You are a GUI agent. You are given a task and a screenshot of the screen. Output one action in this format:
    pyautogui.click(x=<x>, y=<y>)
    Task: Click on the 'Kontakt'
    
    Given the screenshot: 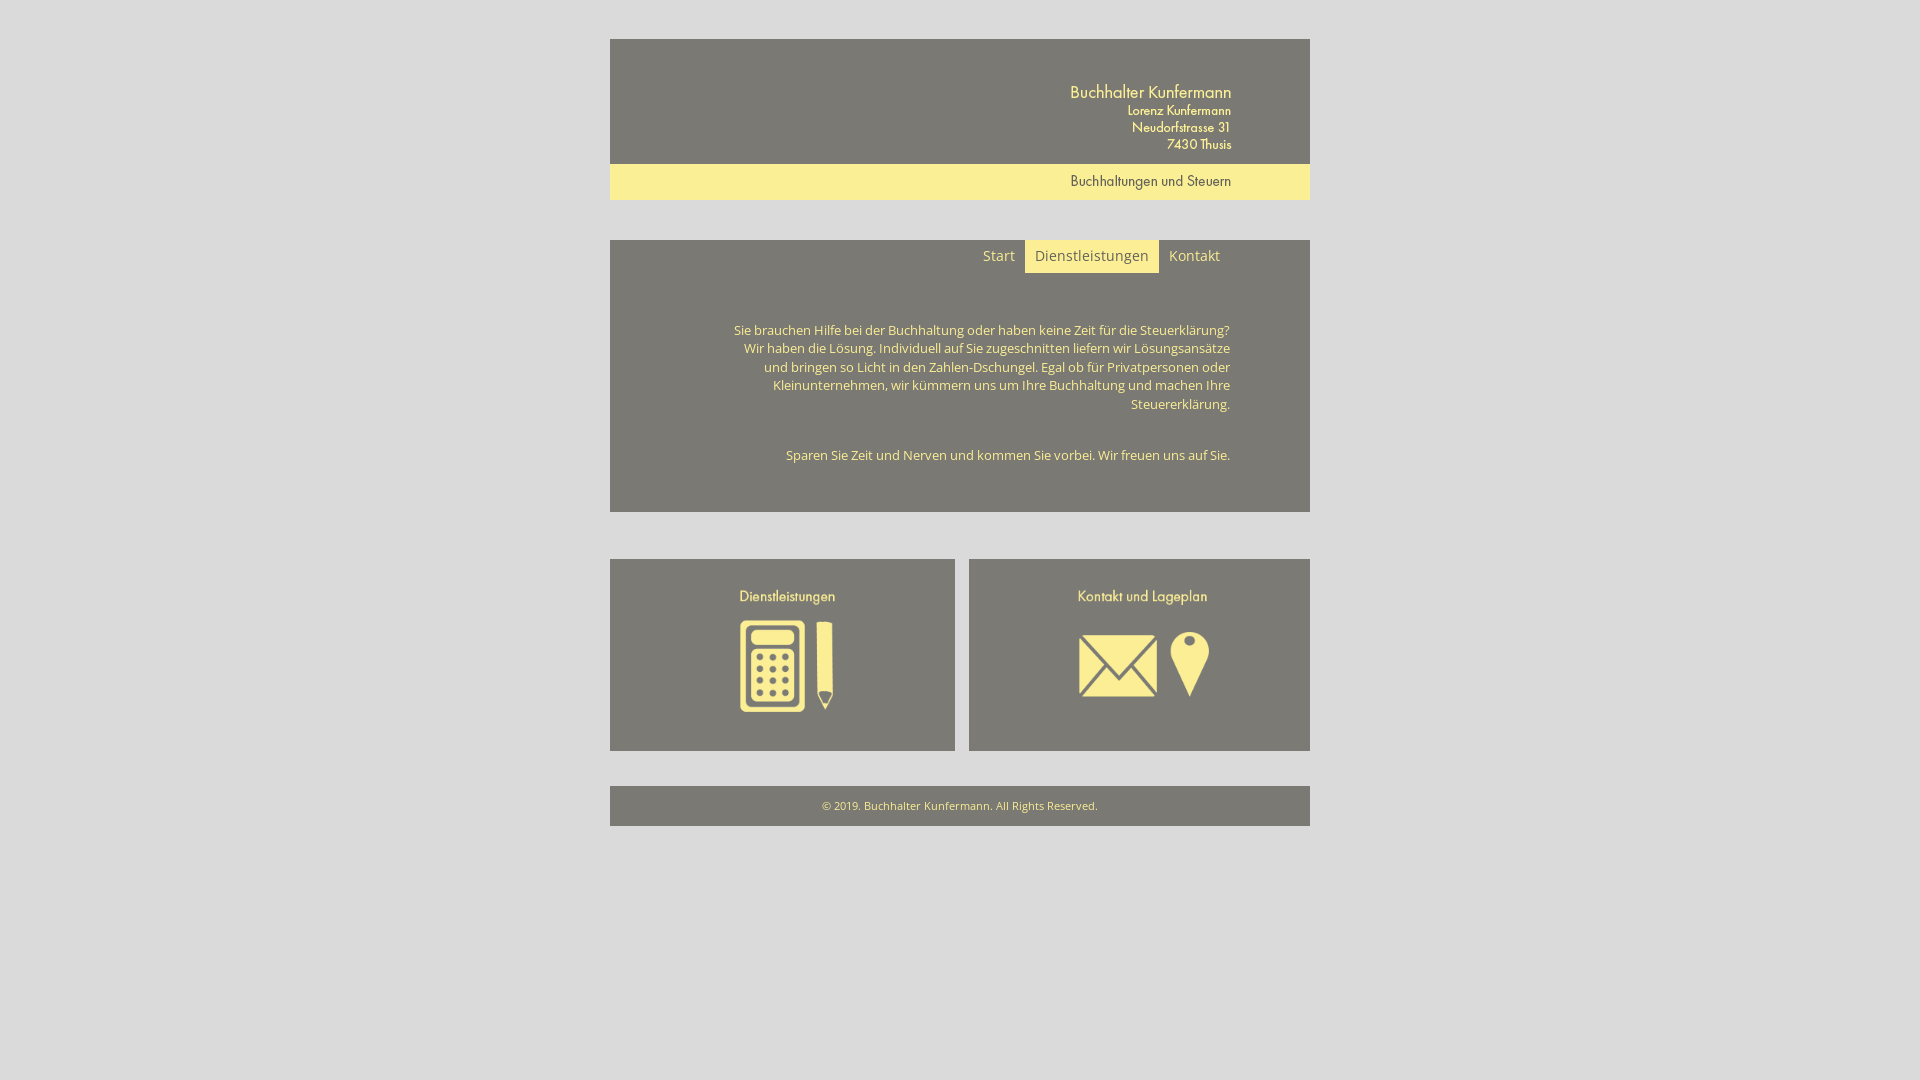 What is the action you would take?
    pyautogui.click(x=1194, y=255)
    